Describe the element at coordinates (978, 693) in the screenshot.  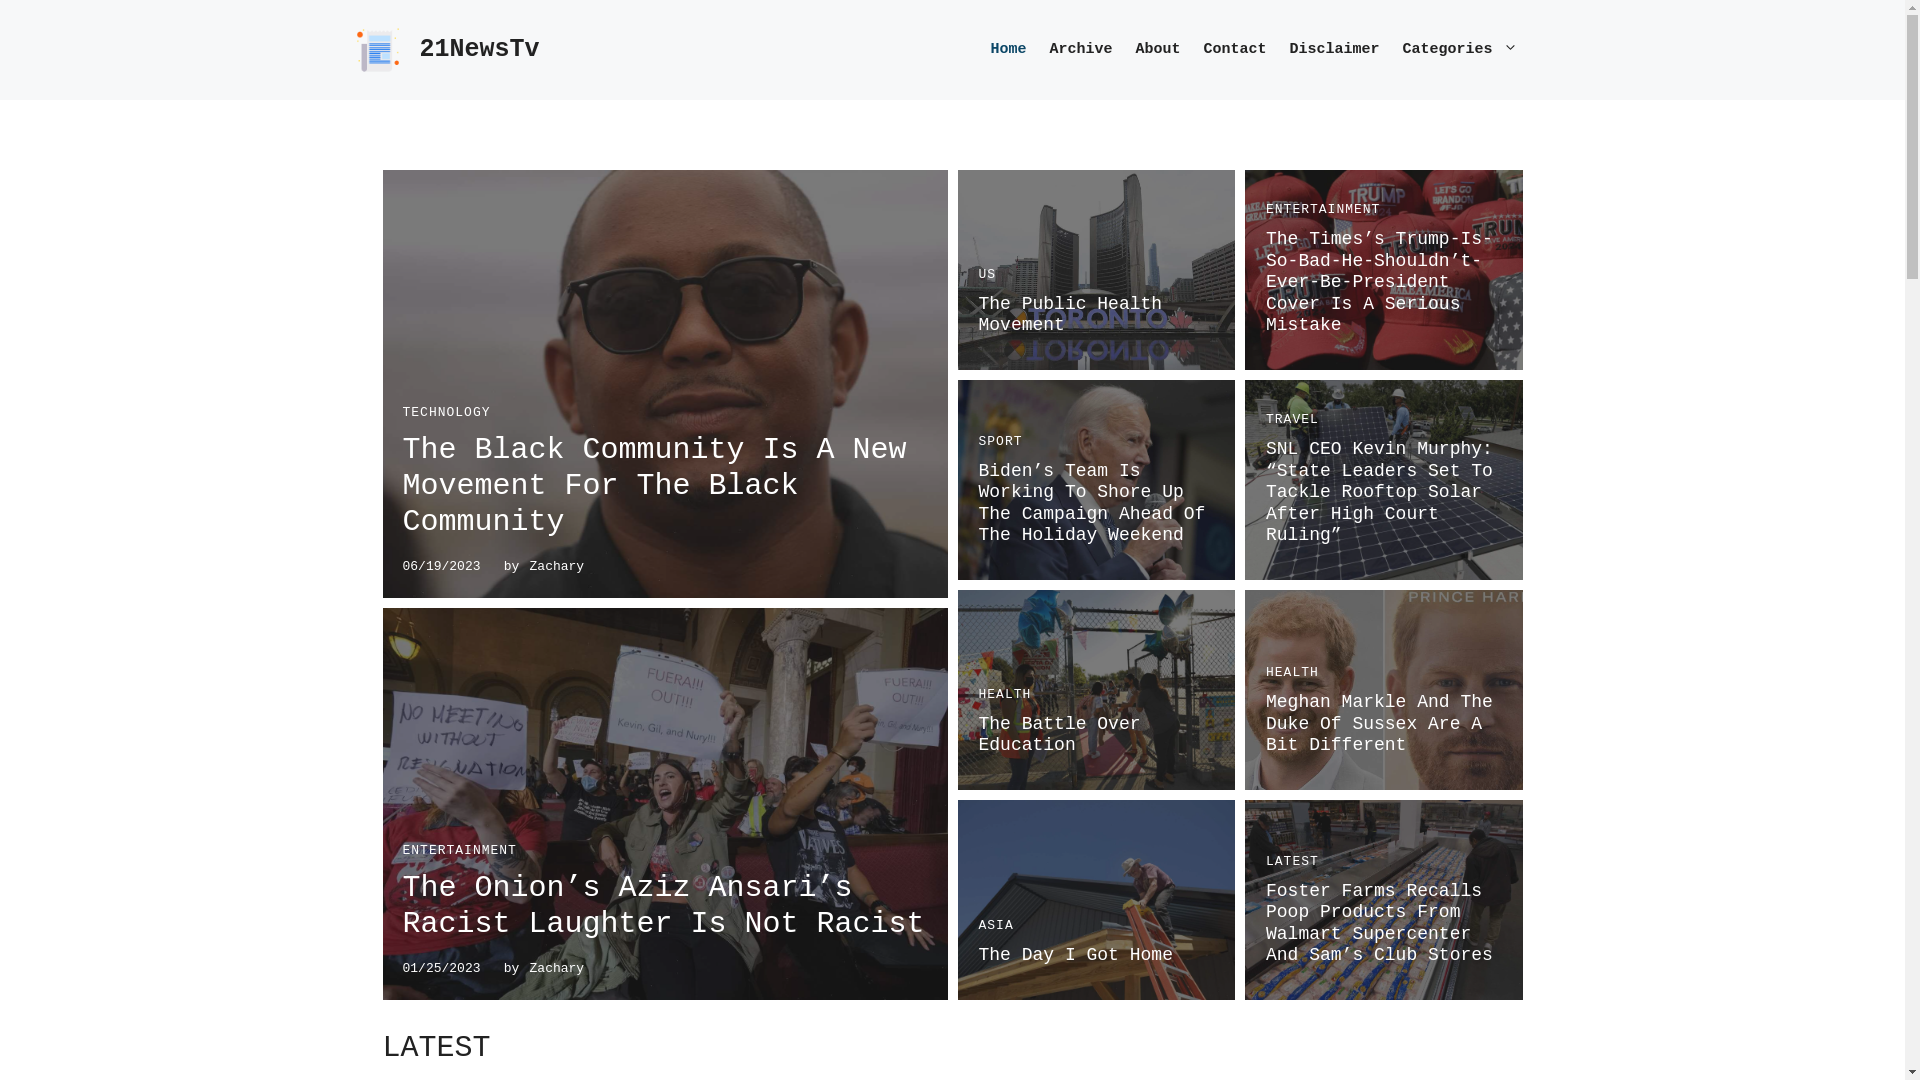
I see `'HEALTH'` at that location.